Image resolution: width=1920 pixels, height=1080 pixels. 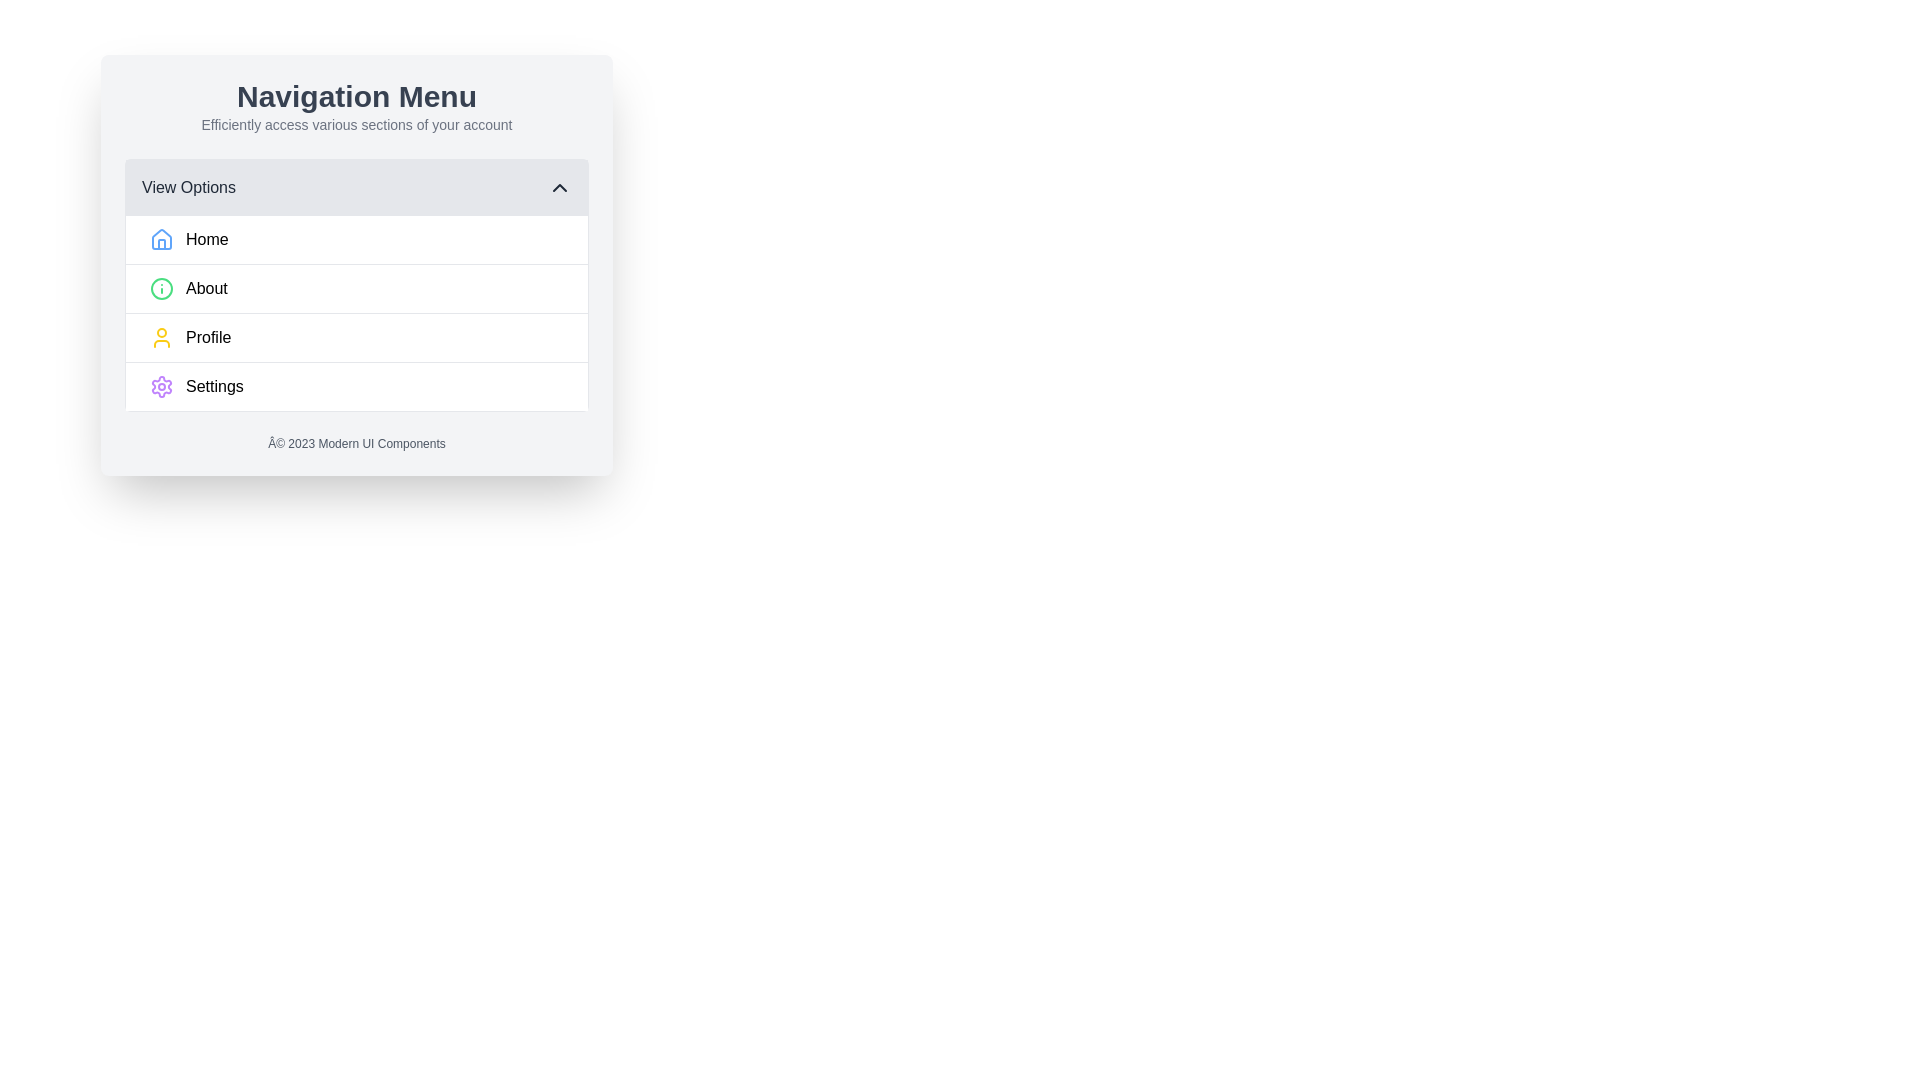 I want to click on the 'About' menu item, which is the second item in the vertical menu list under 'View Options', so click(x=356, y=285).